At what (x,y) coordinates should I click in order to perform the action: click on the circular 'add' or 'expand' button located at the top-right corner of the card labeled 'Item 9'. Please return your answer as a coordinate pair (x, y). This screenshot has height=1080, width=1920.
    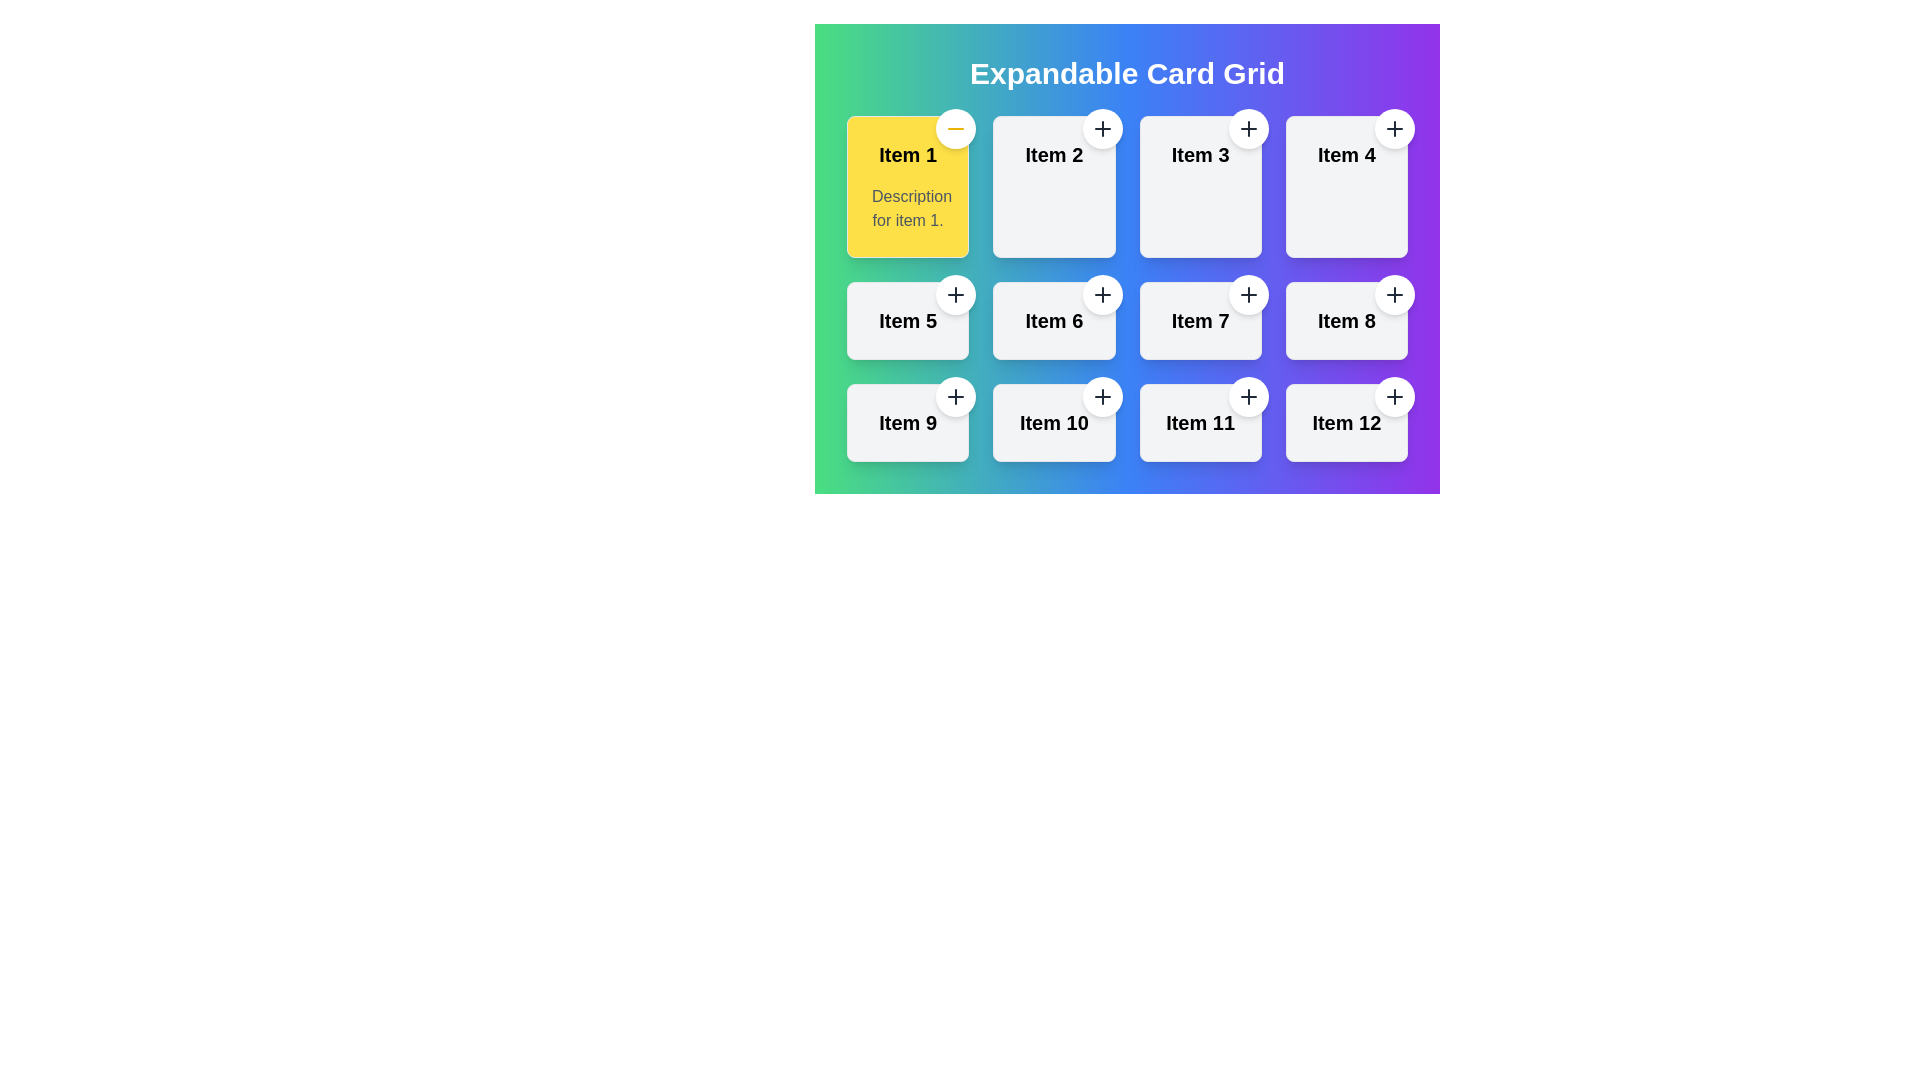
    Looking at the image, I should click on (955, 397).